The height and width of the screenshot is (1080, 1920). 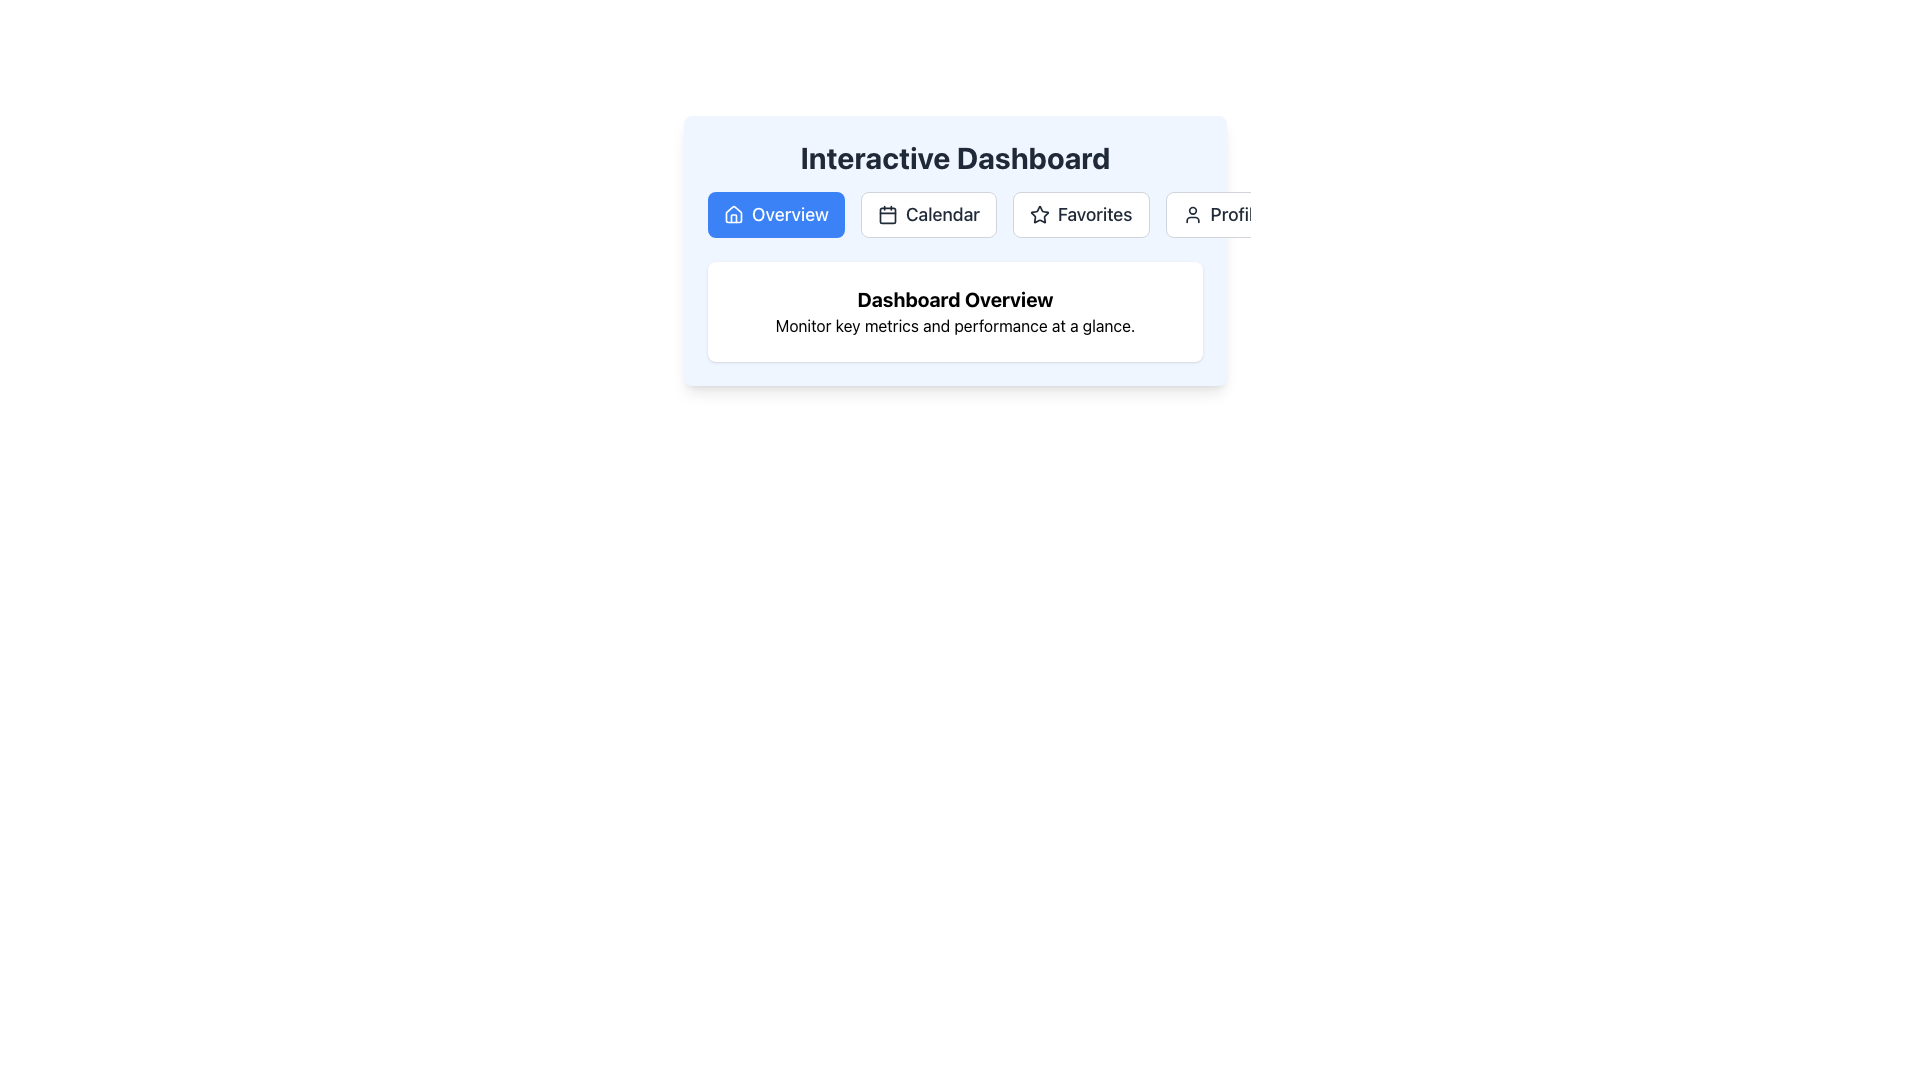 What do you see at coordinates (887, 215) in the screenshot?
I see `the calendar icon, which is a dark gray icon with a rounded square outline and a calendar grid motif, located in the navigation bar near the top of the interface` at bounding box center [887, 215].